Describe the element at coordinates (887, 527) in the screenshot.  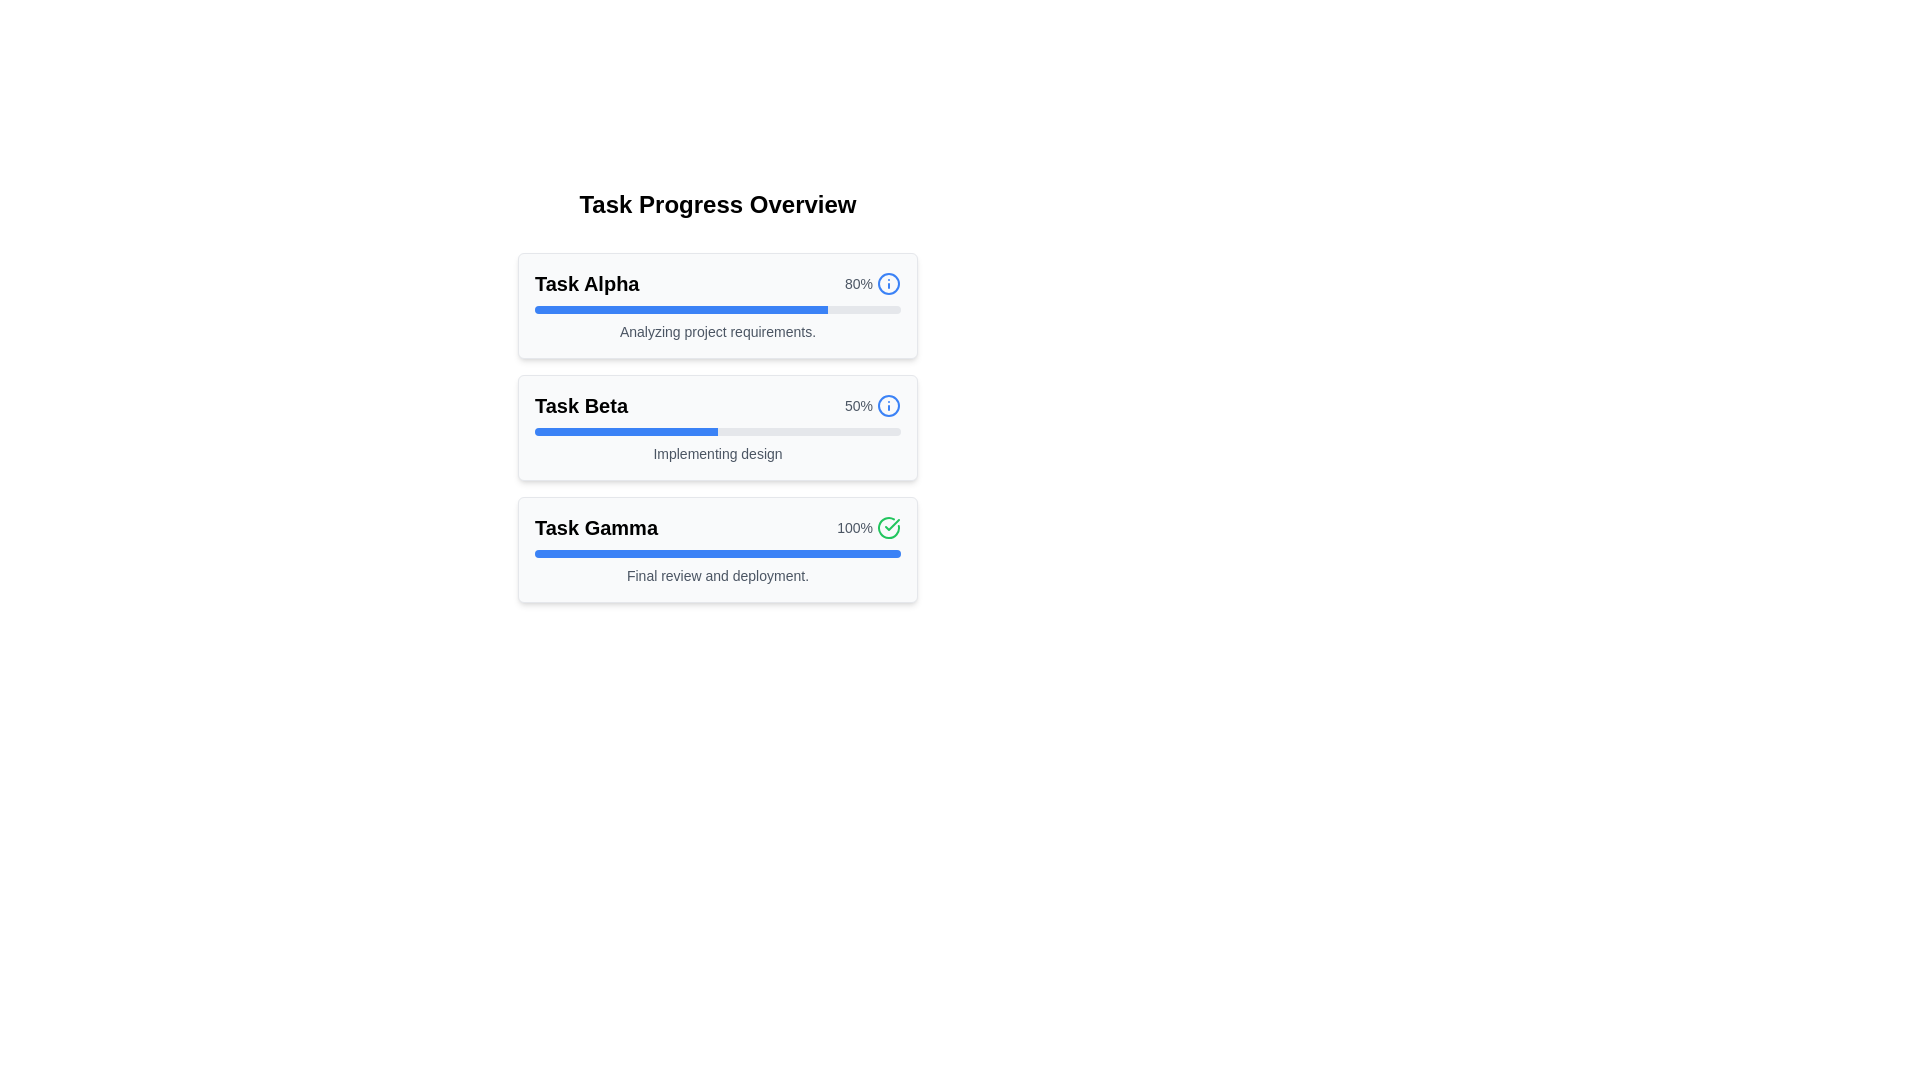
I see `the green circle-check icon indicating task completion in the 'Task Gamma' section, located on the right side of the progress bar` at that location.